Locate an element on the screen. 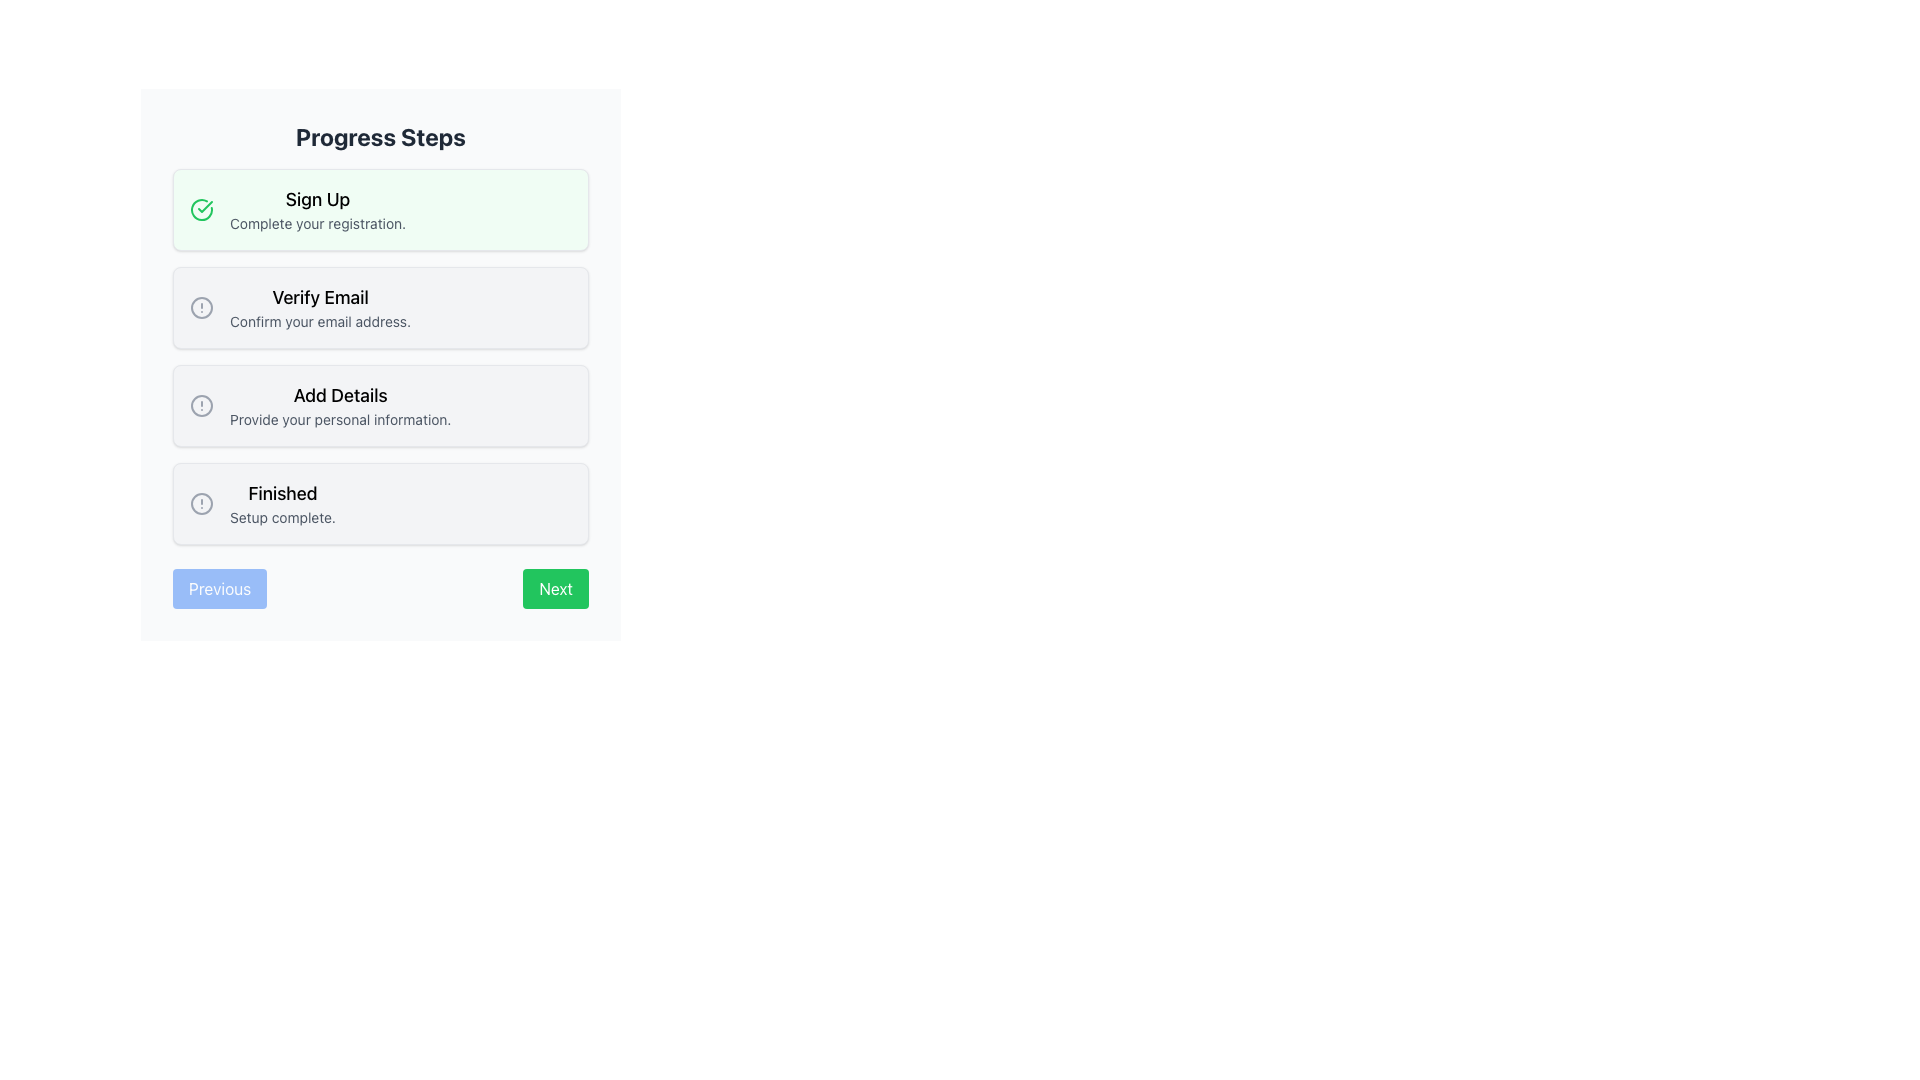 This screenshot has height=1080, width=1920. the instructional text element located below the 'Sign Up' text in the green-highlighted box of the step-by-step progress interface is located at coordinates (317, 223).